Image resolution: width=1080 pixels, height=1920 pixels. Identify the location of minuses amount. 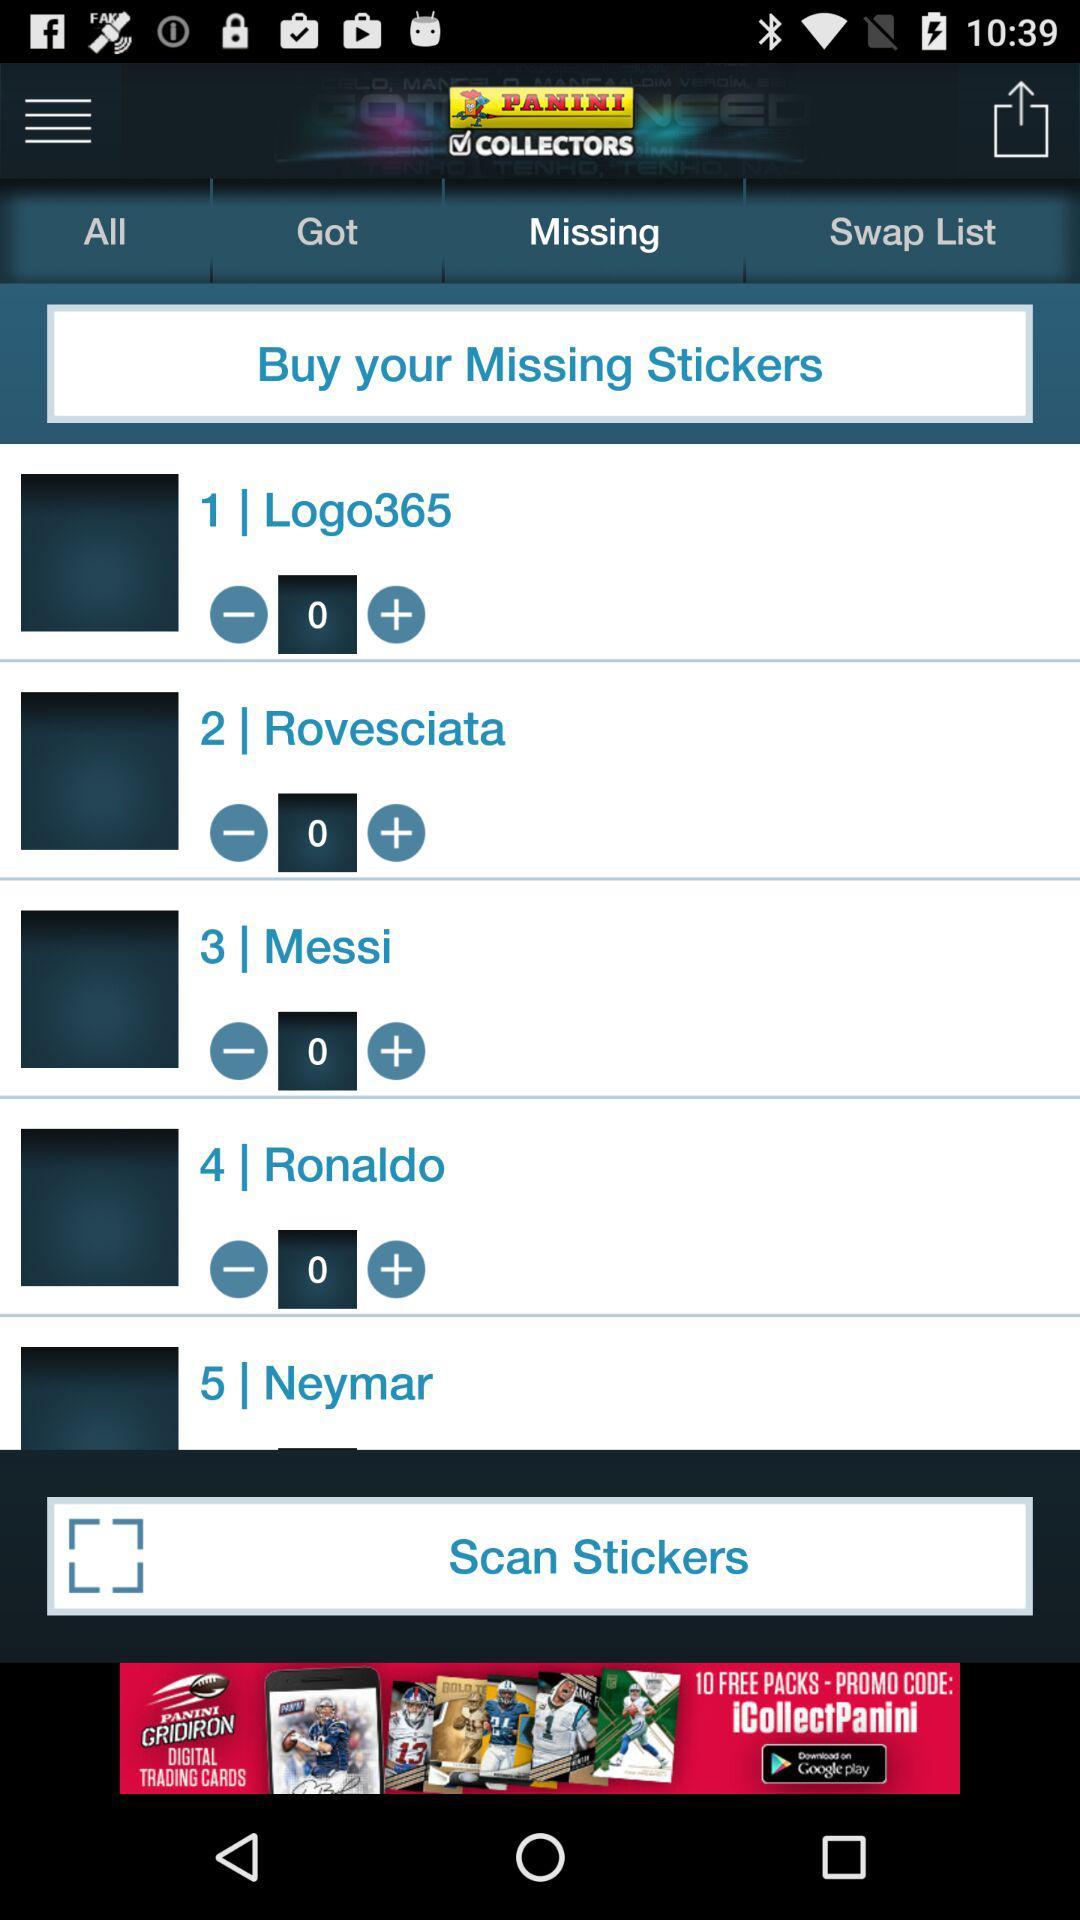
(237, 832).